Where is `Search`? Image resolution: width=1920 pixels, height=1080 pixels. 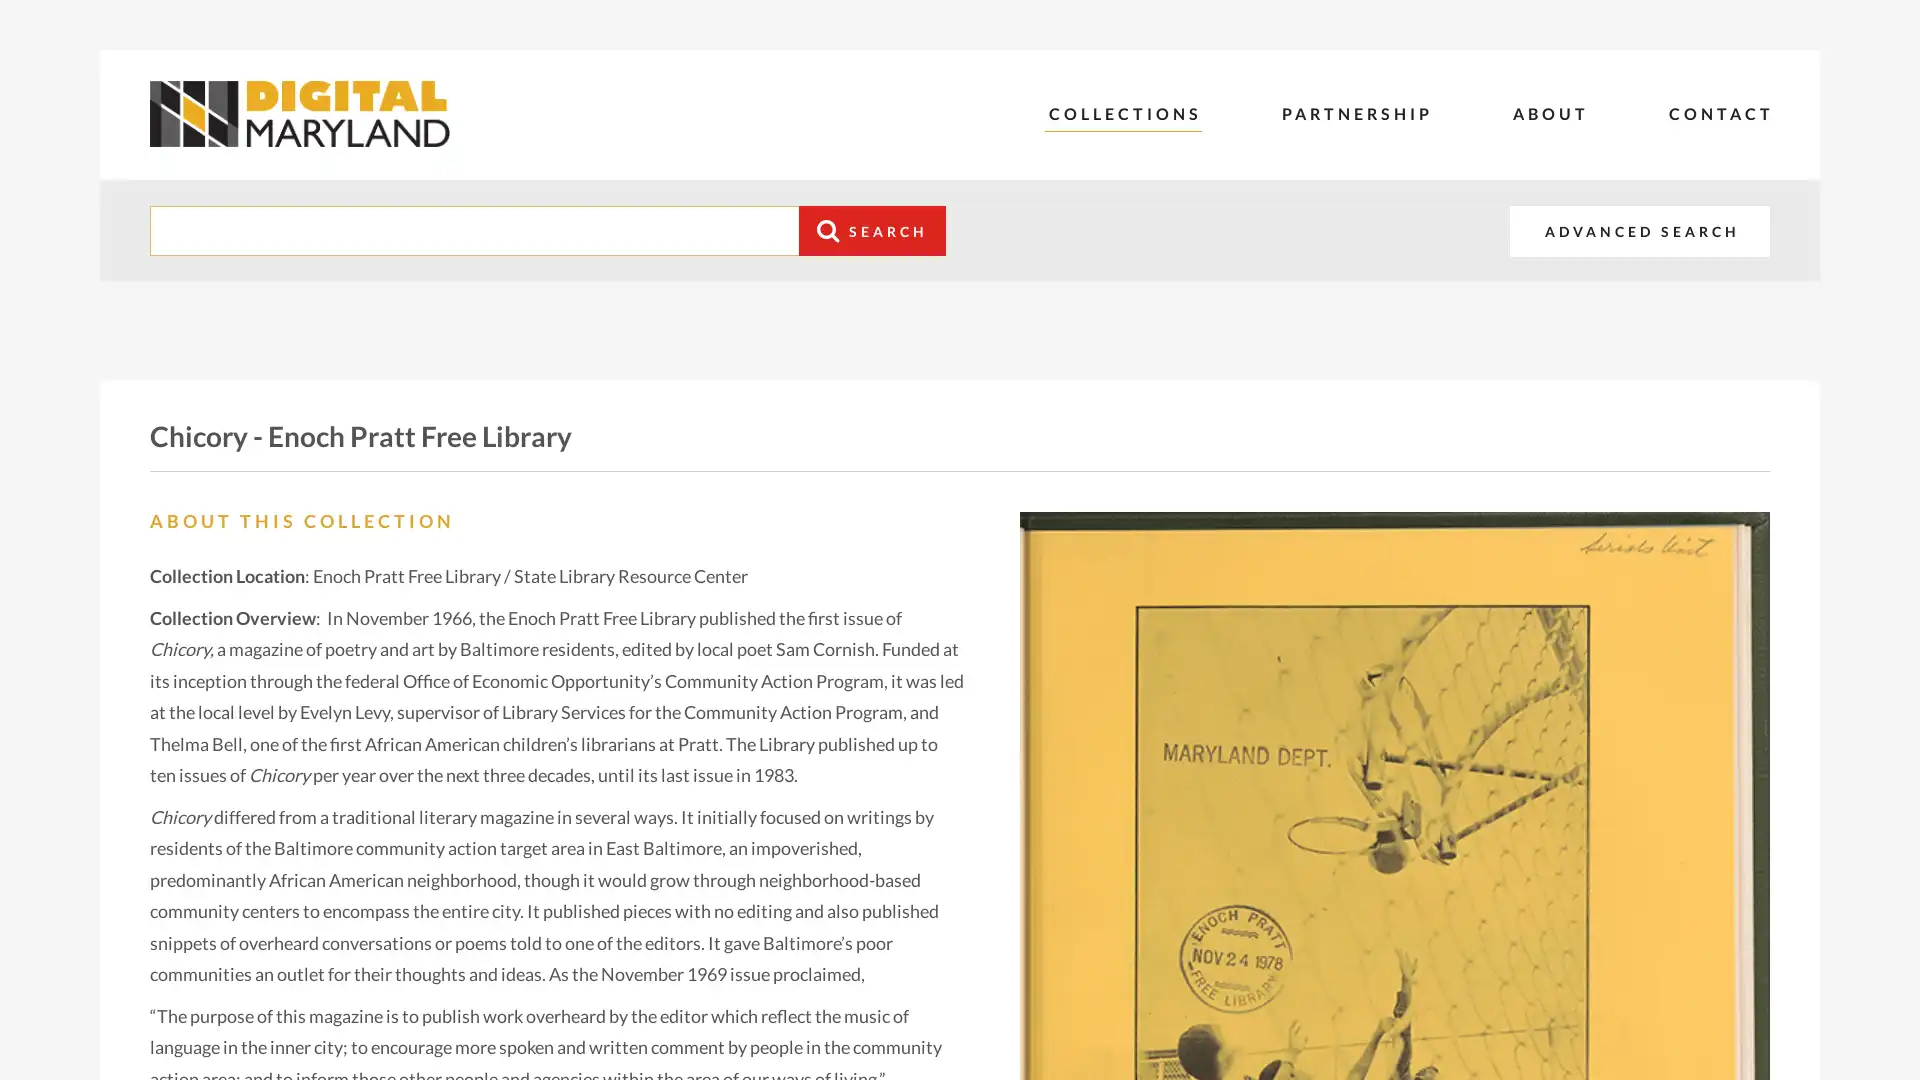 Search is located at coordinates (872, 230).